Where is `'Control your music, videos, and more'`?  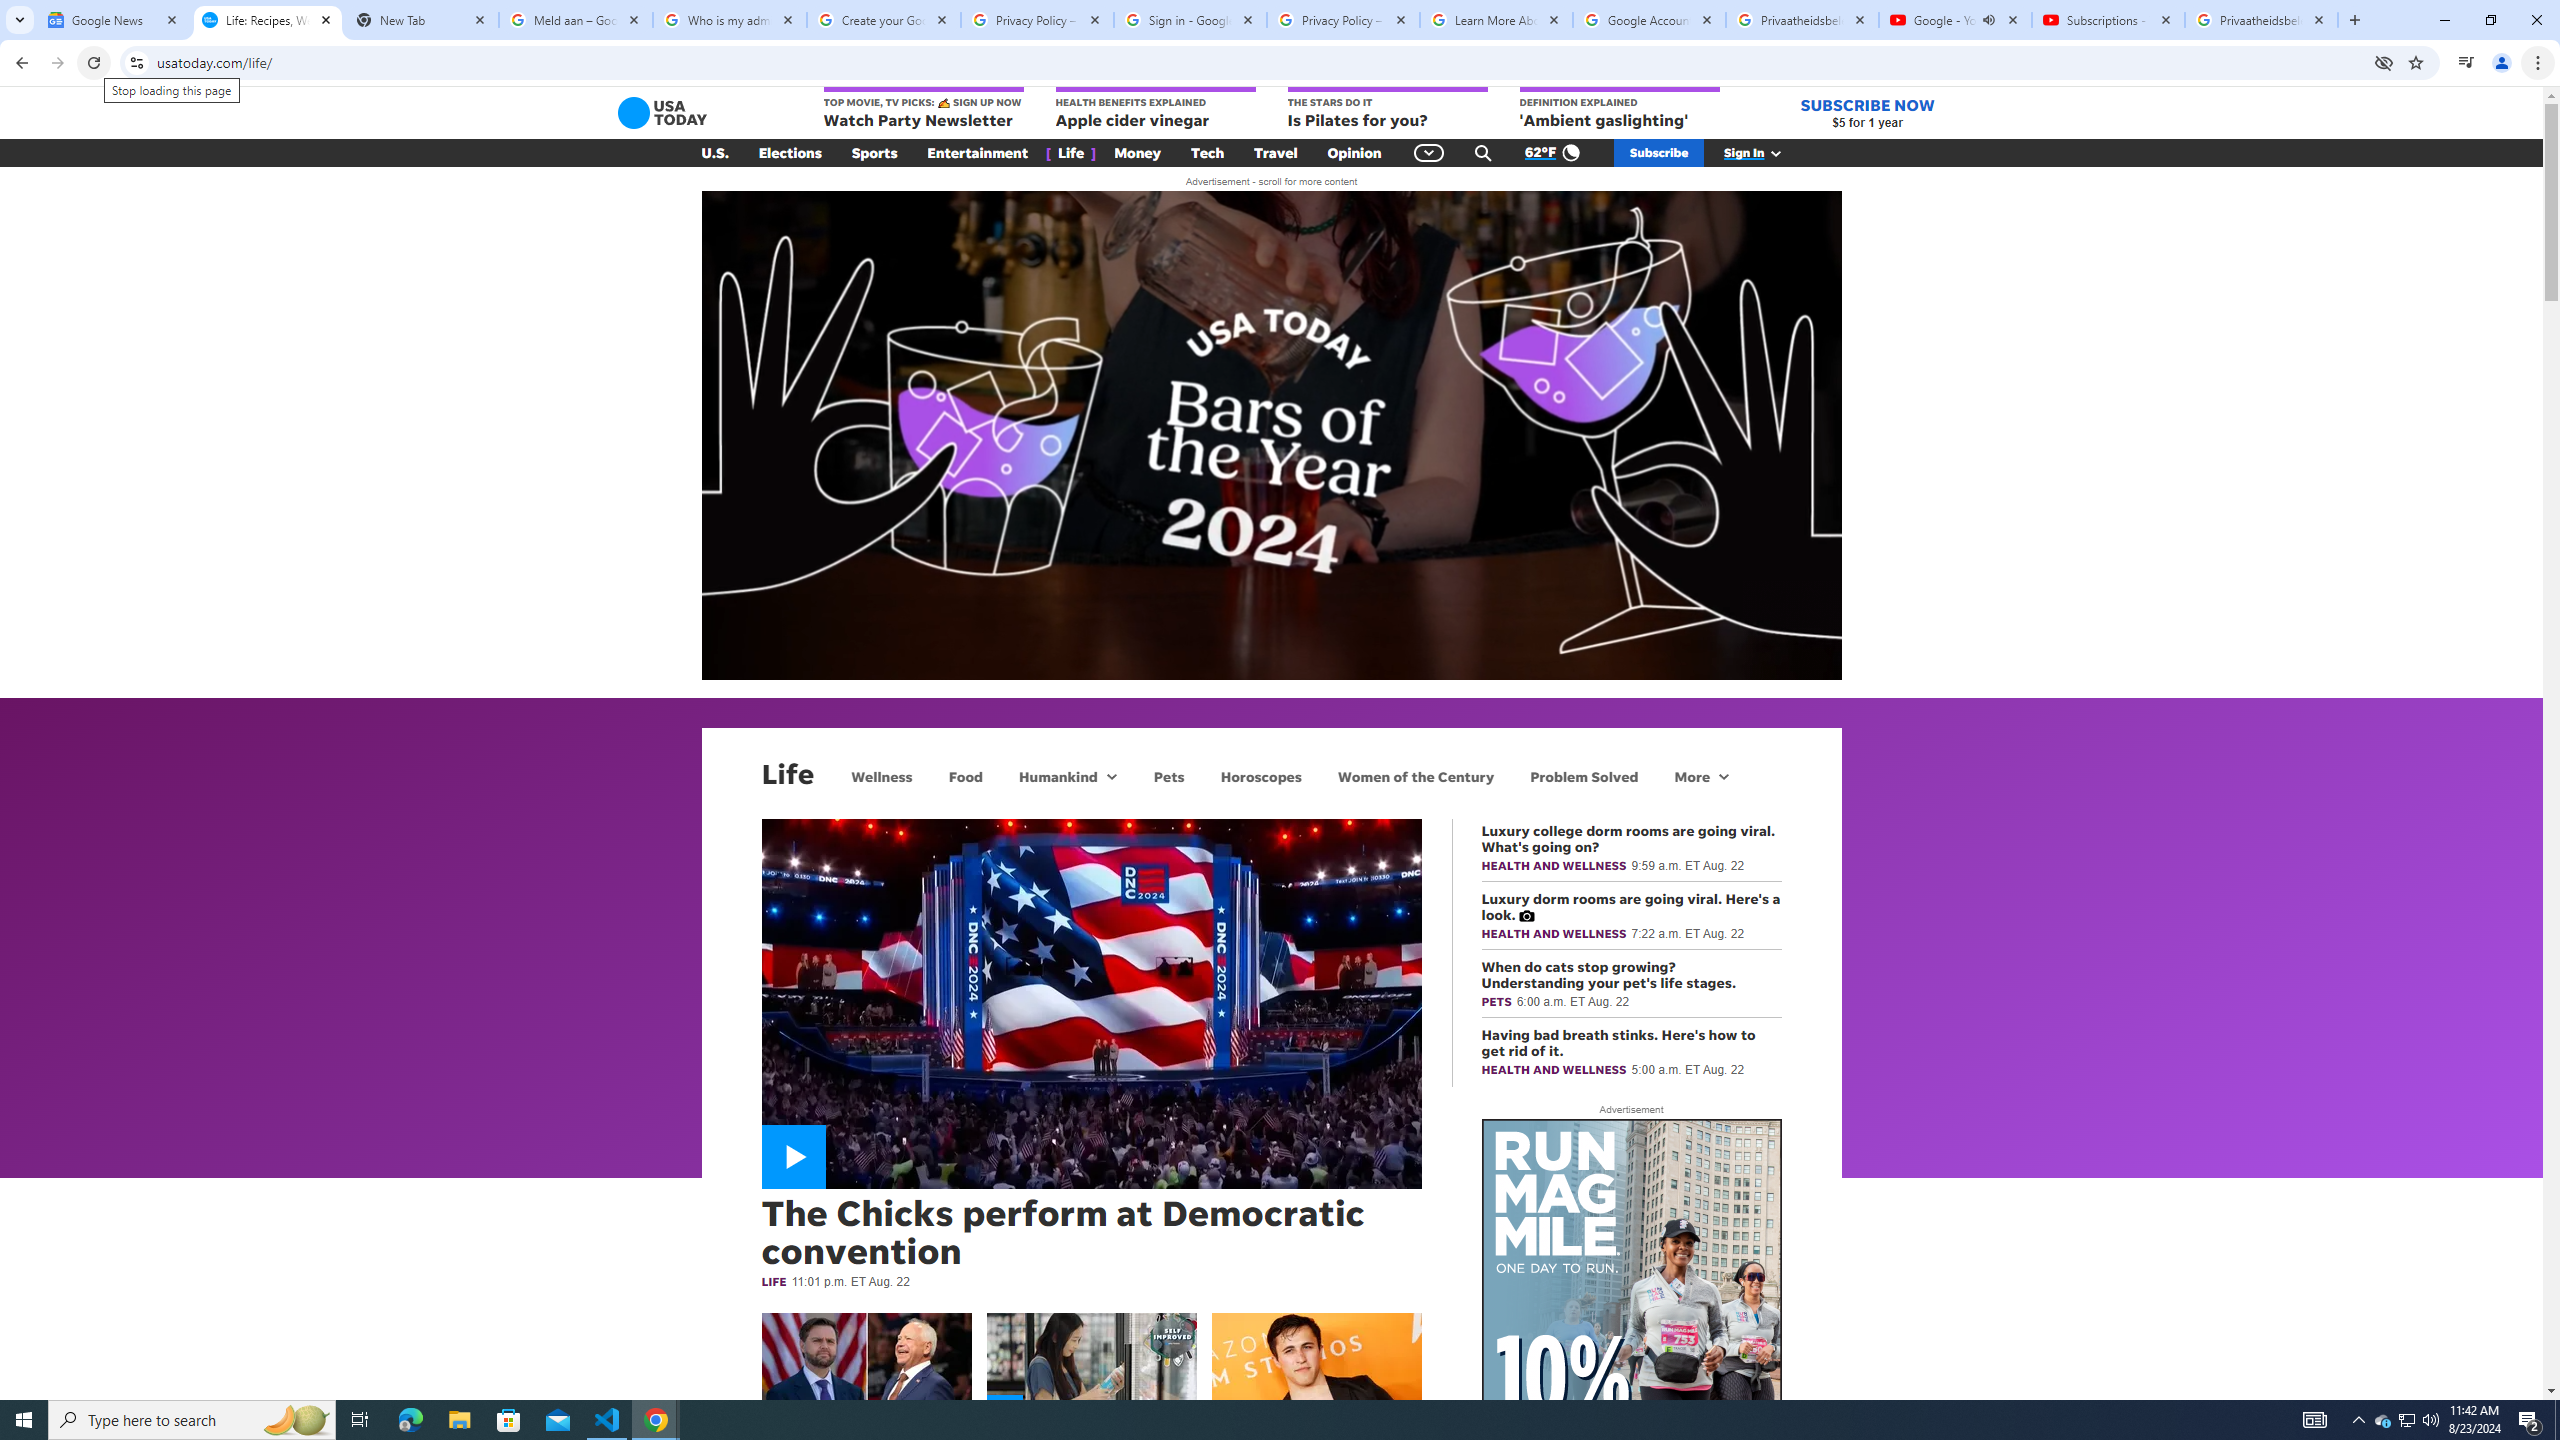
'Control your music, videos, and more' is located at coordinates (2466, 62).